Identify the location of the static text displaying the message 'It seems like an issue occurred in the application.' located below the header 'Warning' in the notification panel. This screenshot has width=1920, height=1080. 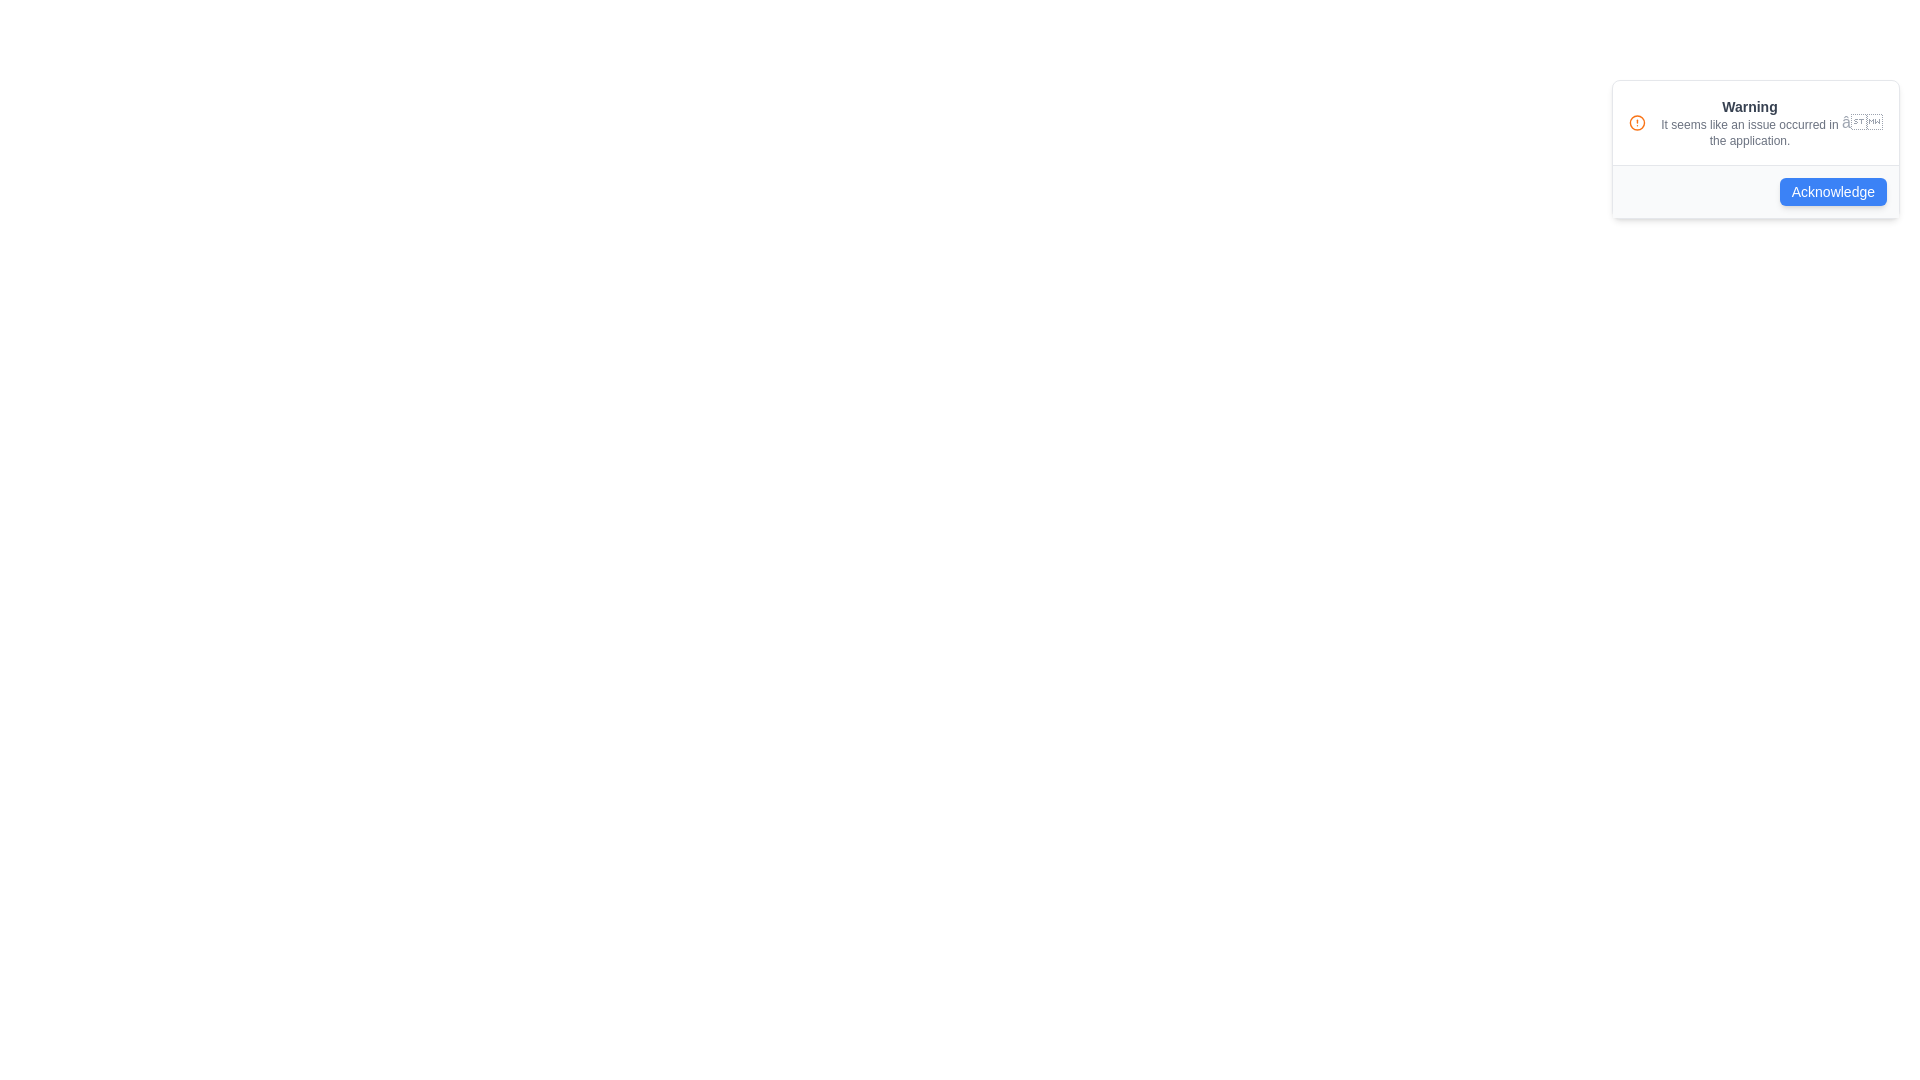
(1749, 132).